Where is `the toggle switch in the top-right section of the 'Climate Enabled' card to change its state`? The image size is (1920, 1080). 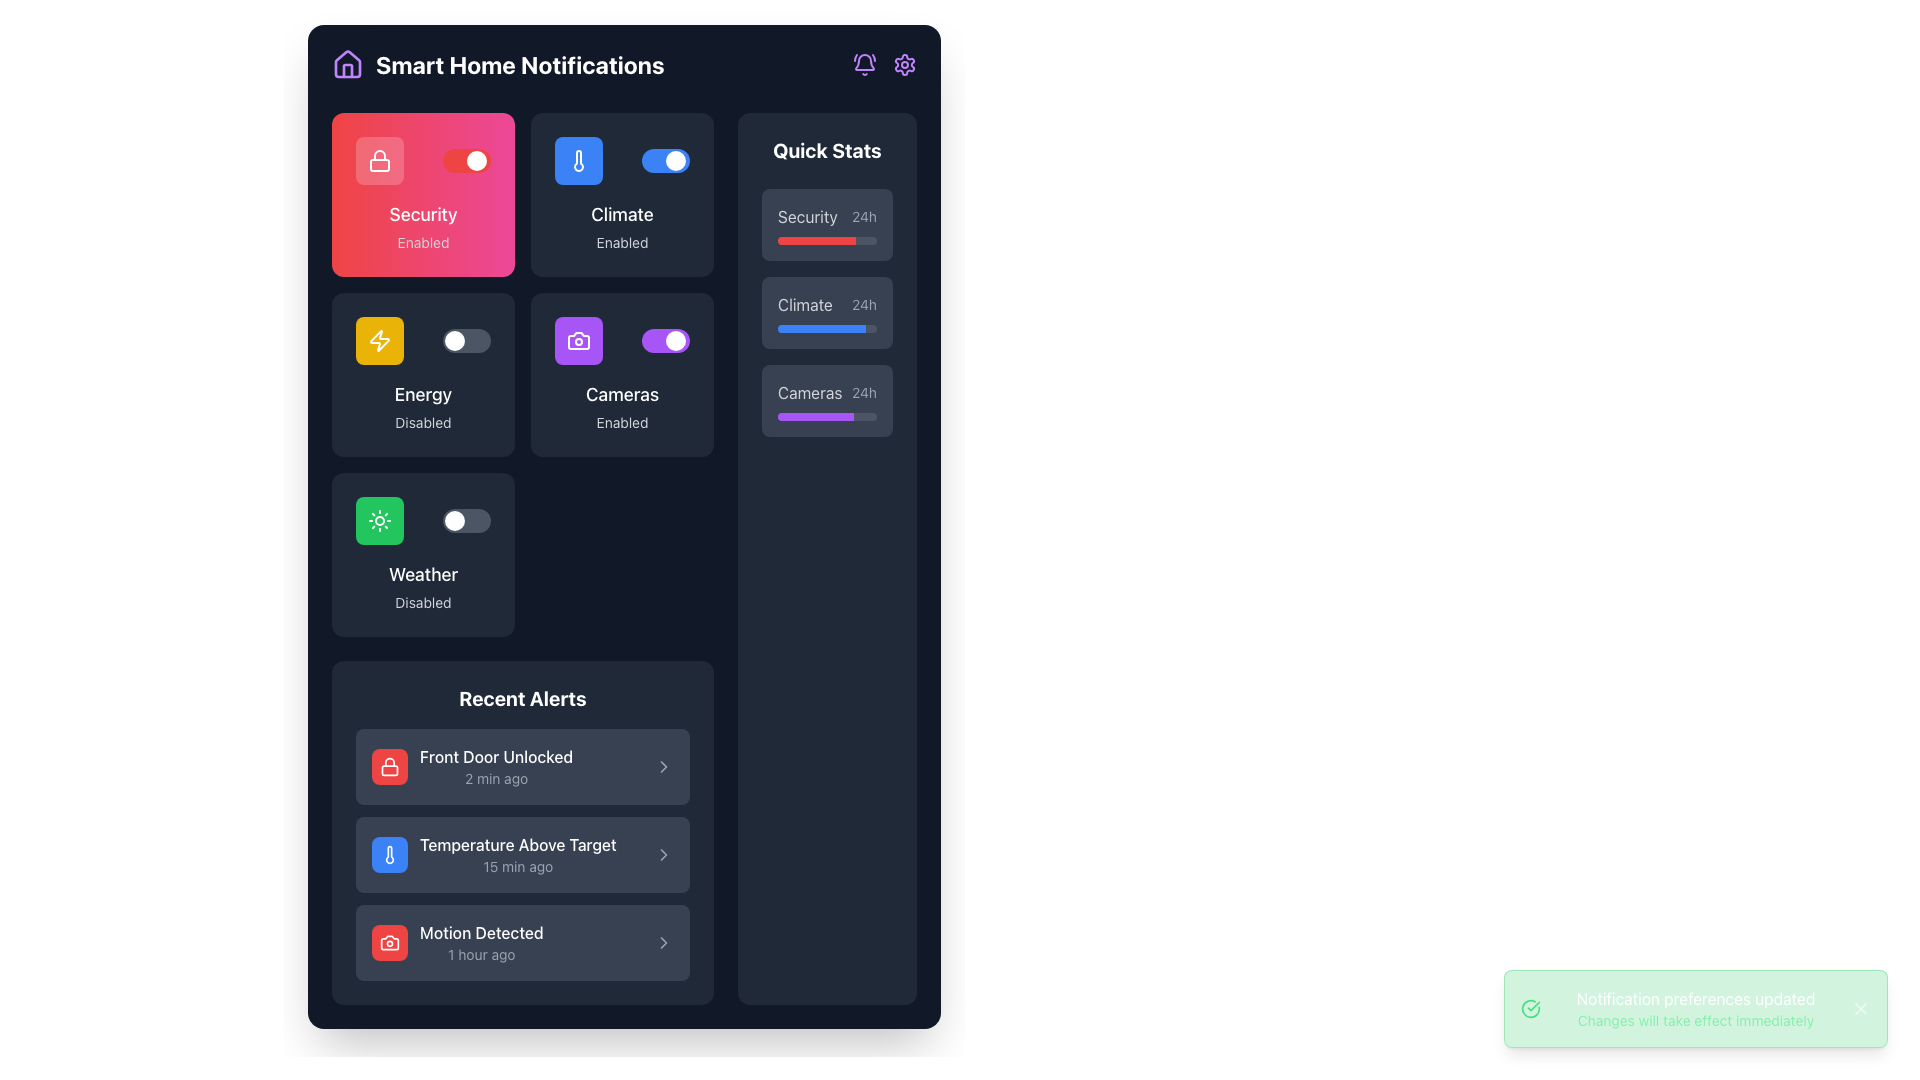 the toggle switch in the top-right section of the 'Climate Enabled' card to change its state is located at coordinates (621, 160).